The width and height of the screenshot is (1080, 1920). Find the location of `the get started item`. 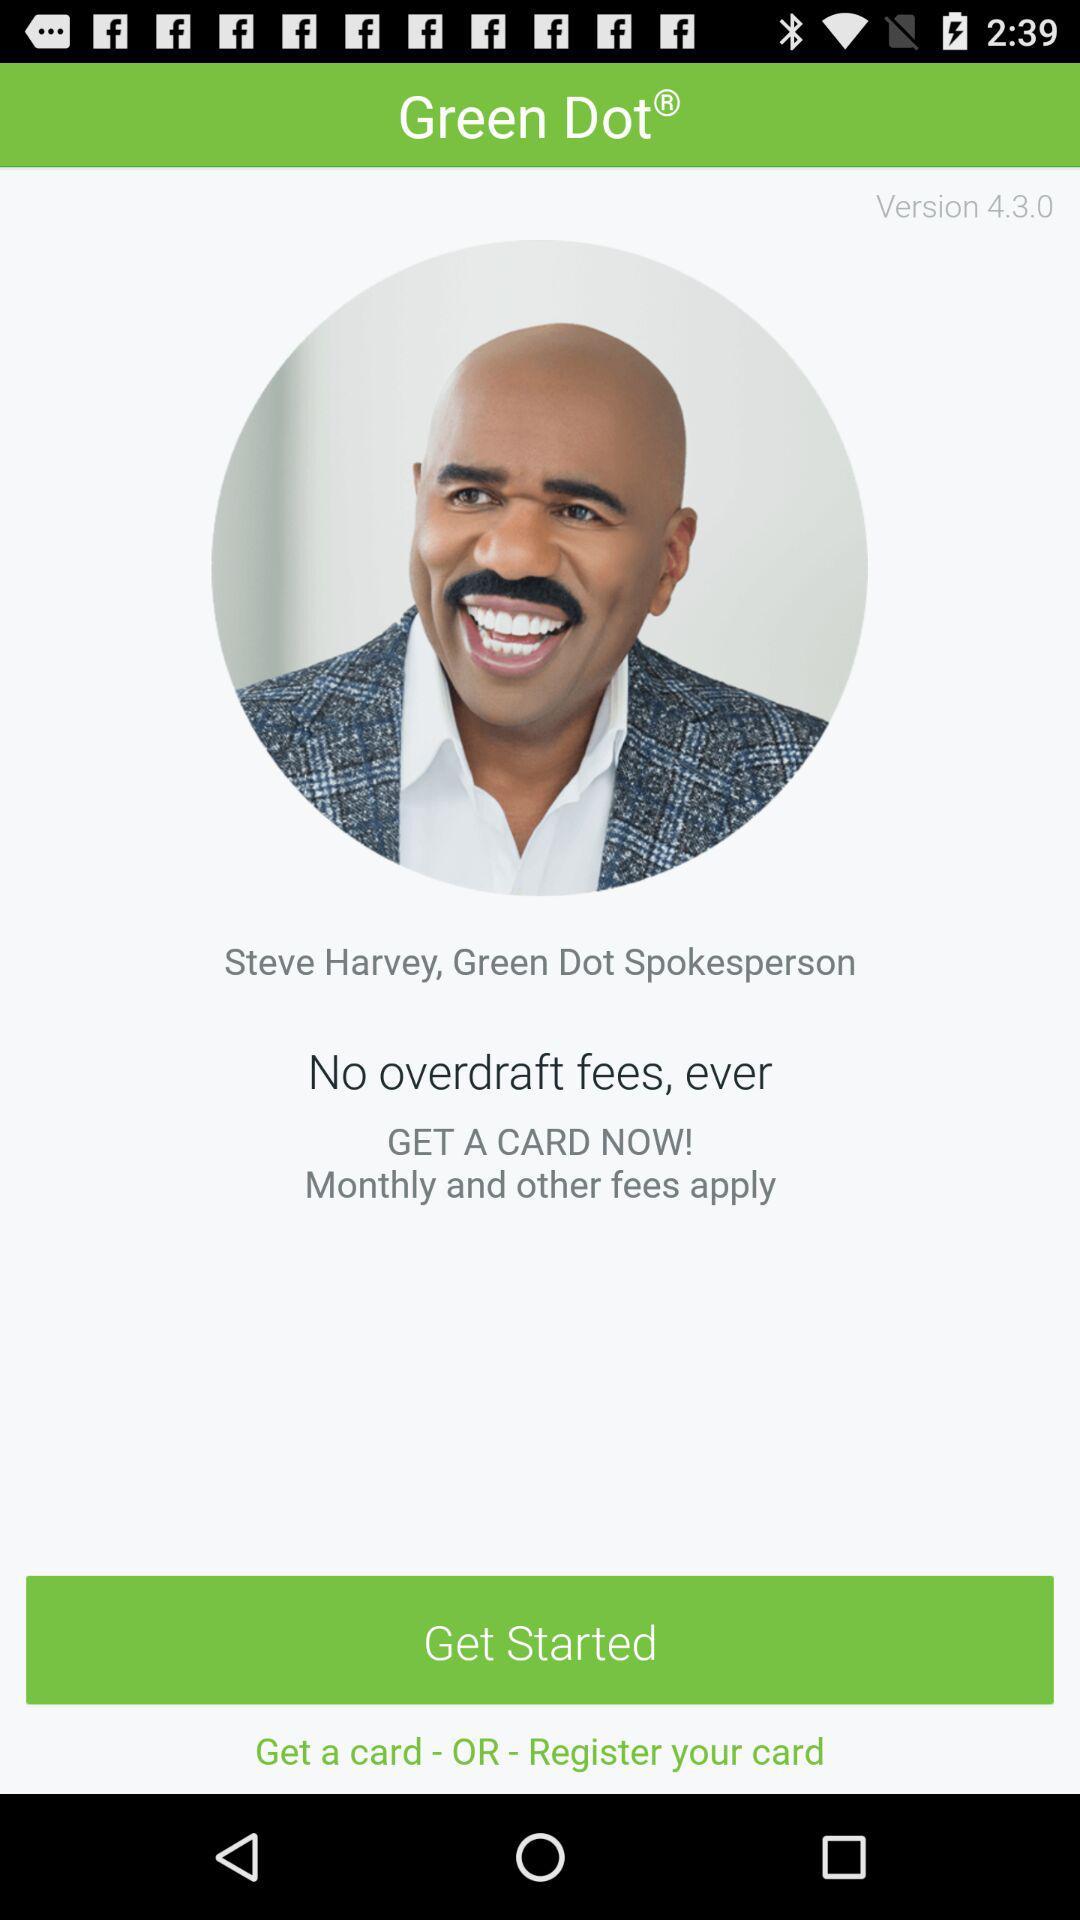

the get started item is located at coordinates (540, 1641).